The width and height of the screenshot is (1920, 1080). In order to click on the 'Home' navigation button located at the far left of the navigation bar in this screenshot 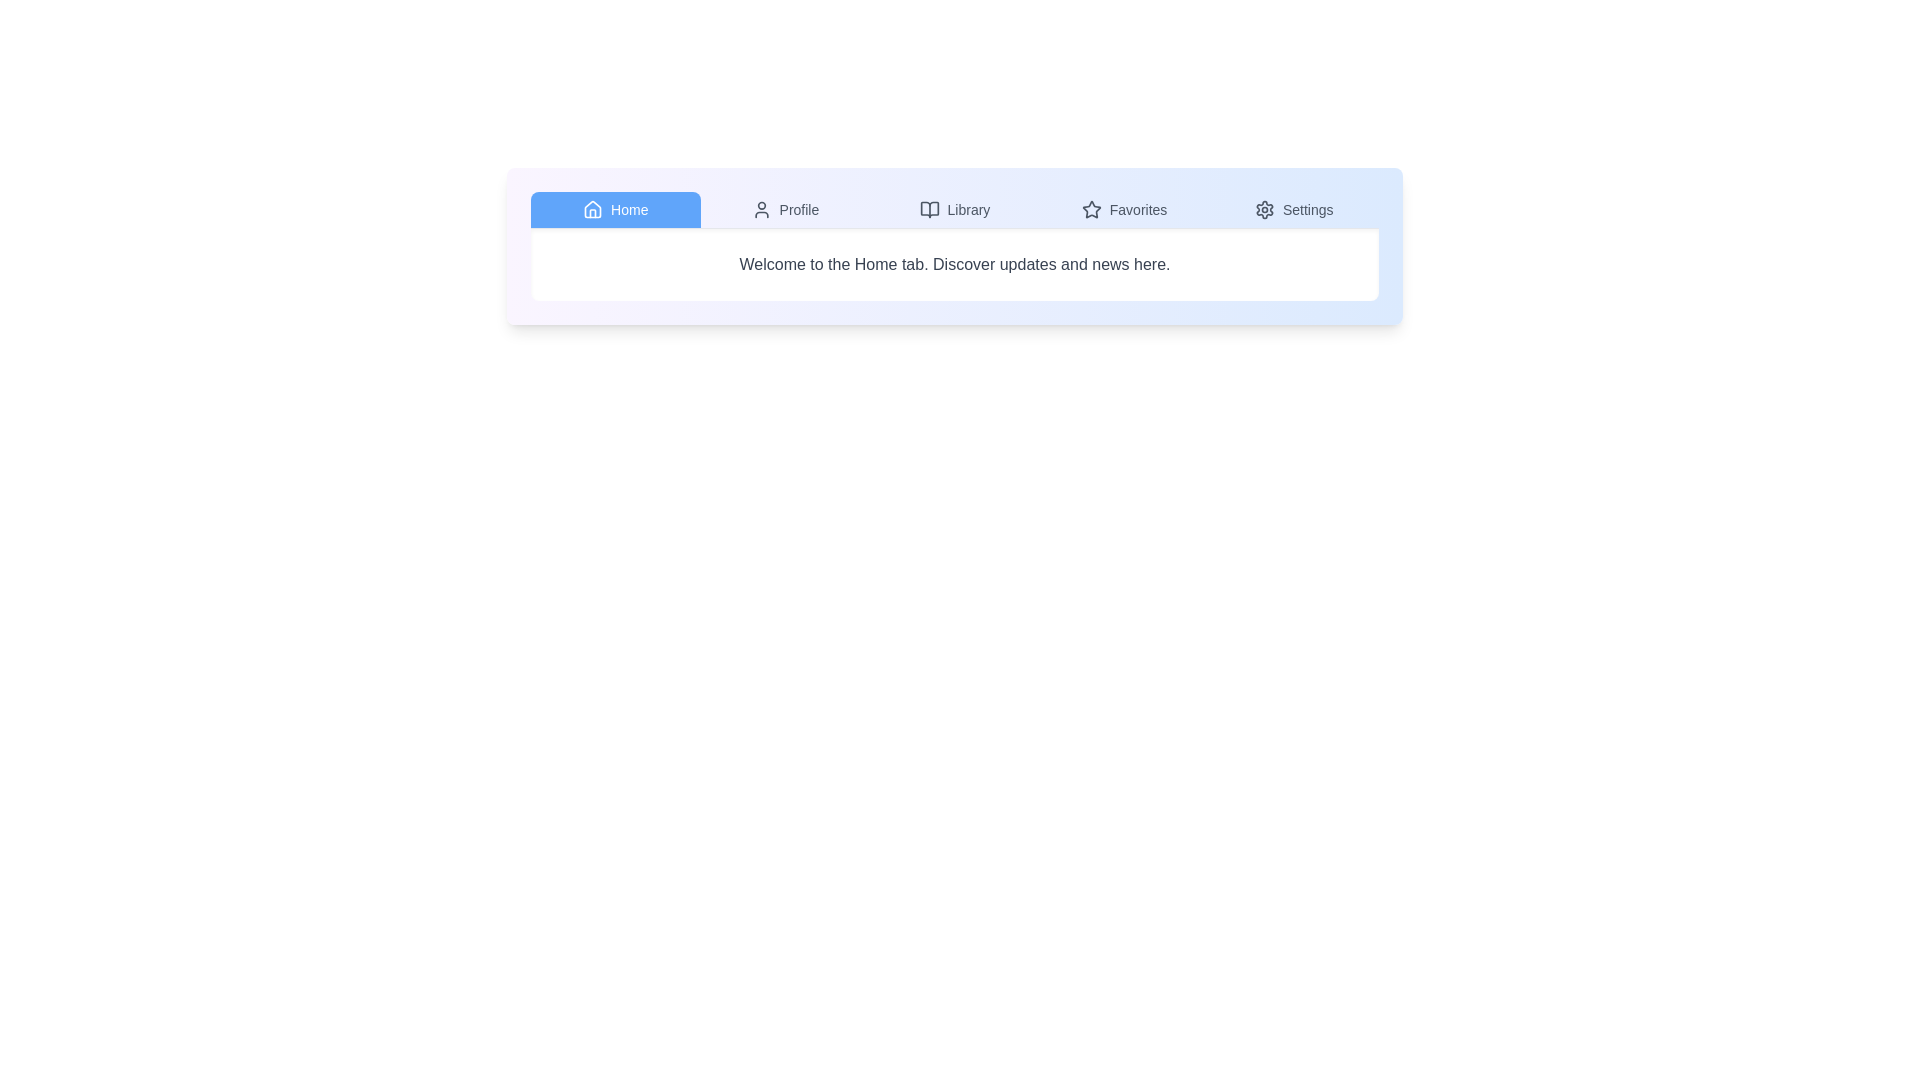, I will do `click(614, 209)`.